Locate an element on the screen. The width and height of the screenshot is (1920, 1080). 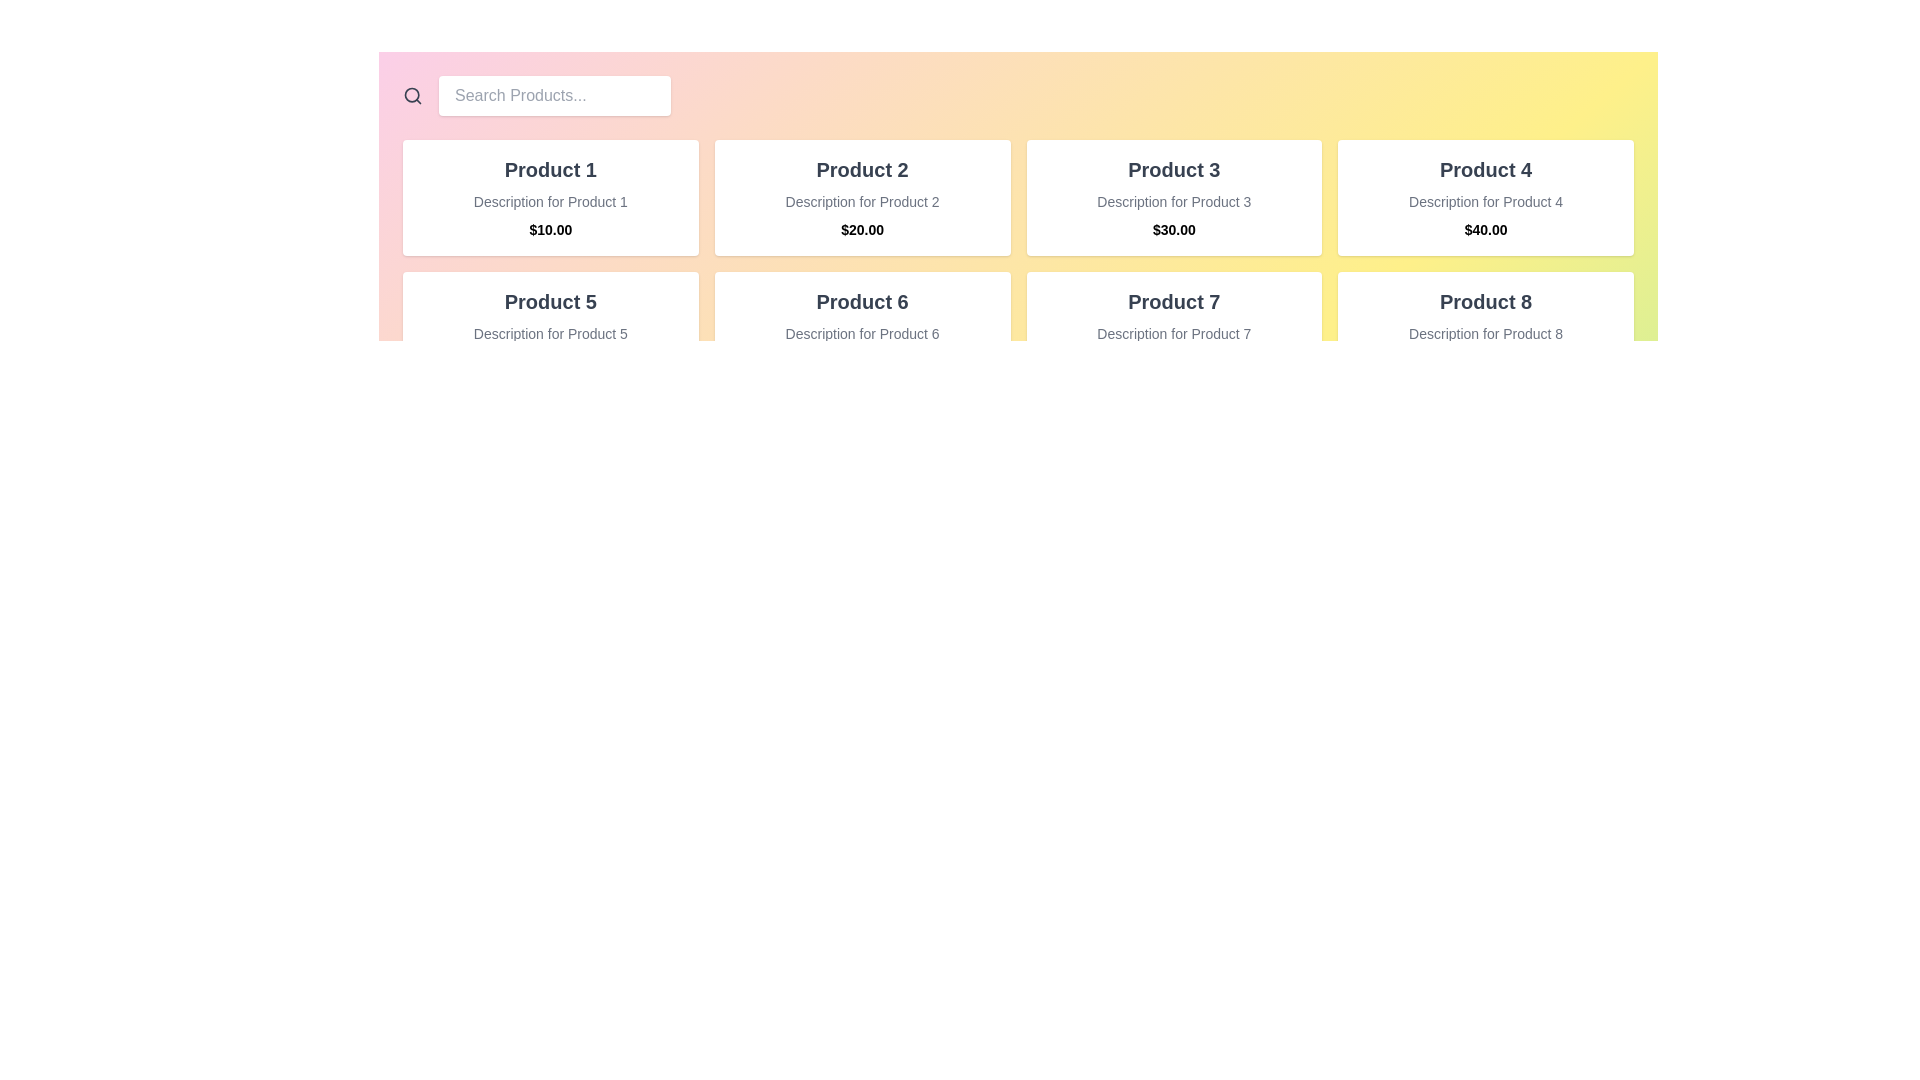
the static text element containing 'Description for Product 2', which is located below the 'Product 2' heading and above the price '$20.00' is located at coordinates (862, 201).